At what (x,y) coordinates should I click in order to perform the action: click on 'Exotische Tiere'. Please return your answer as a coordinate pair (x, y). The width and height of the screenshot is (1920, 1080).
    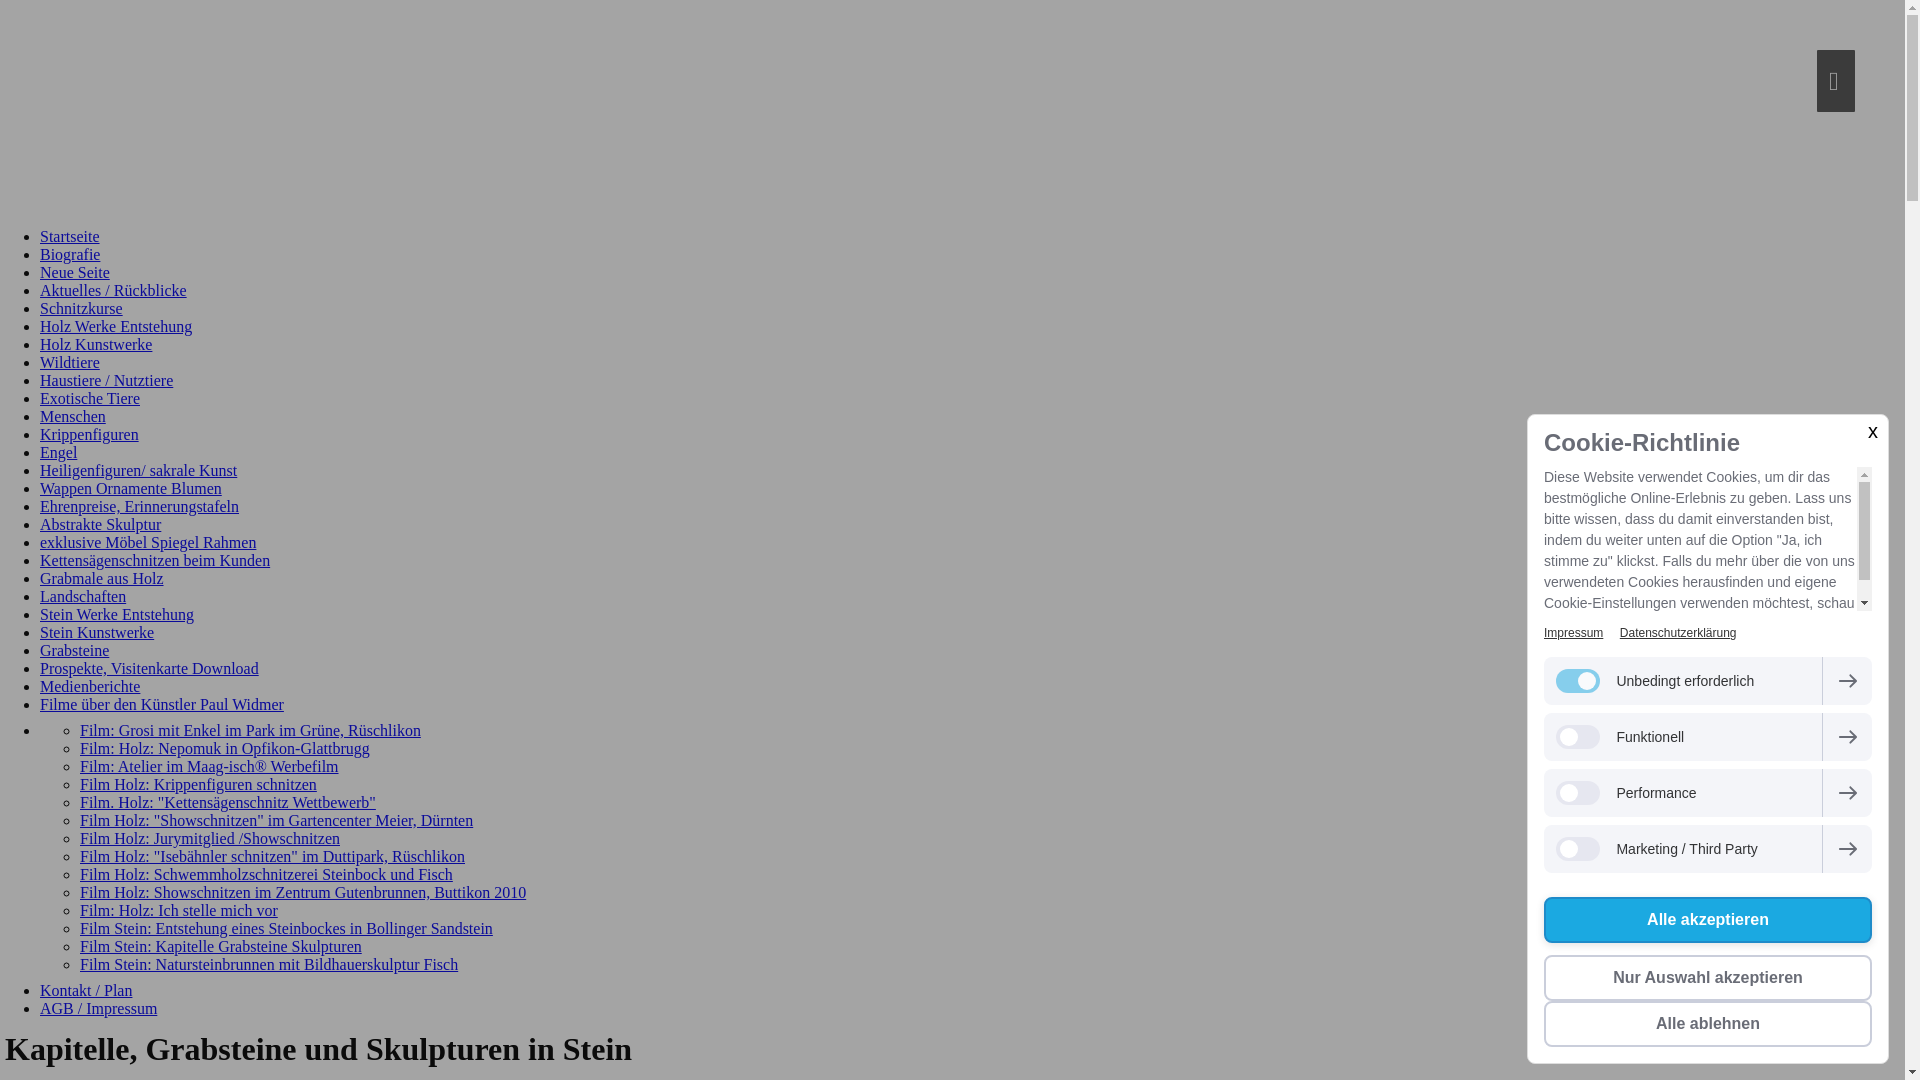
    Looking at the image, I should click on (89, 398).